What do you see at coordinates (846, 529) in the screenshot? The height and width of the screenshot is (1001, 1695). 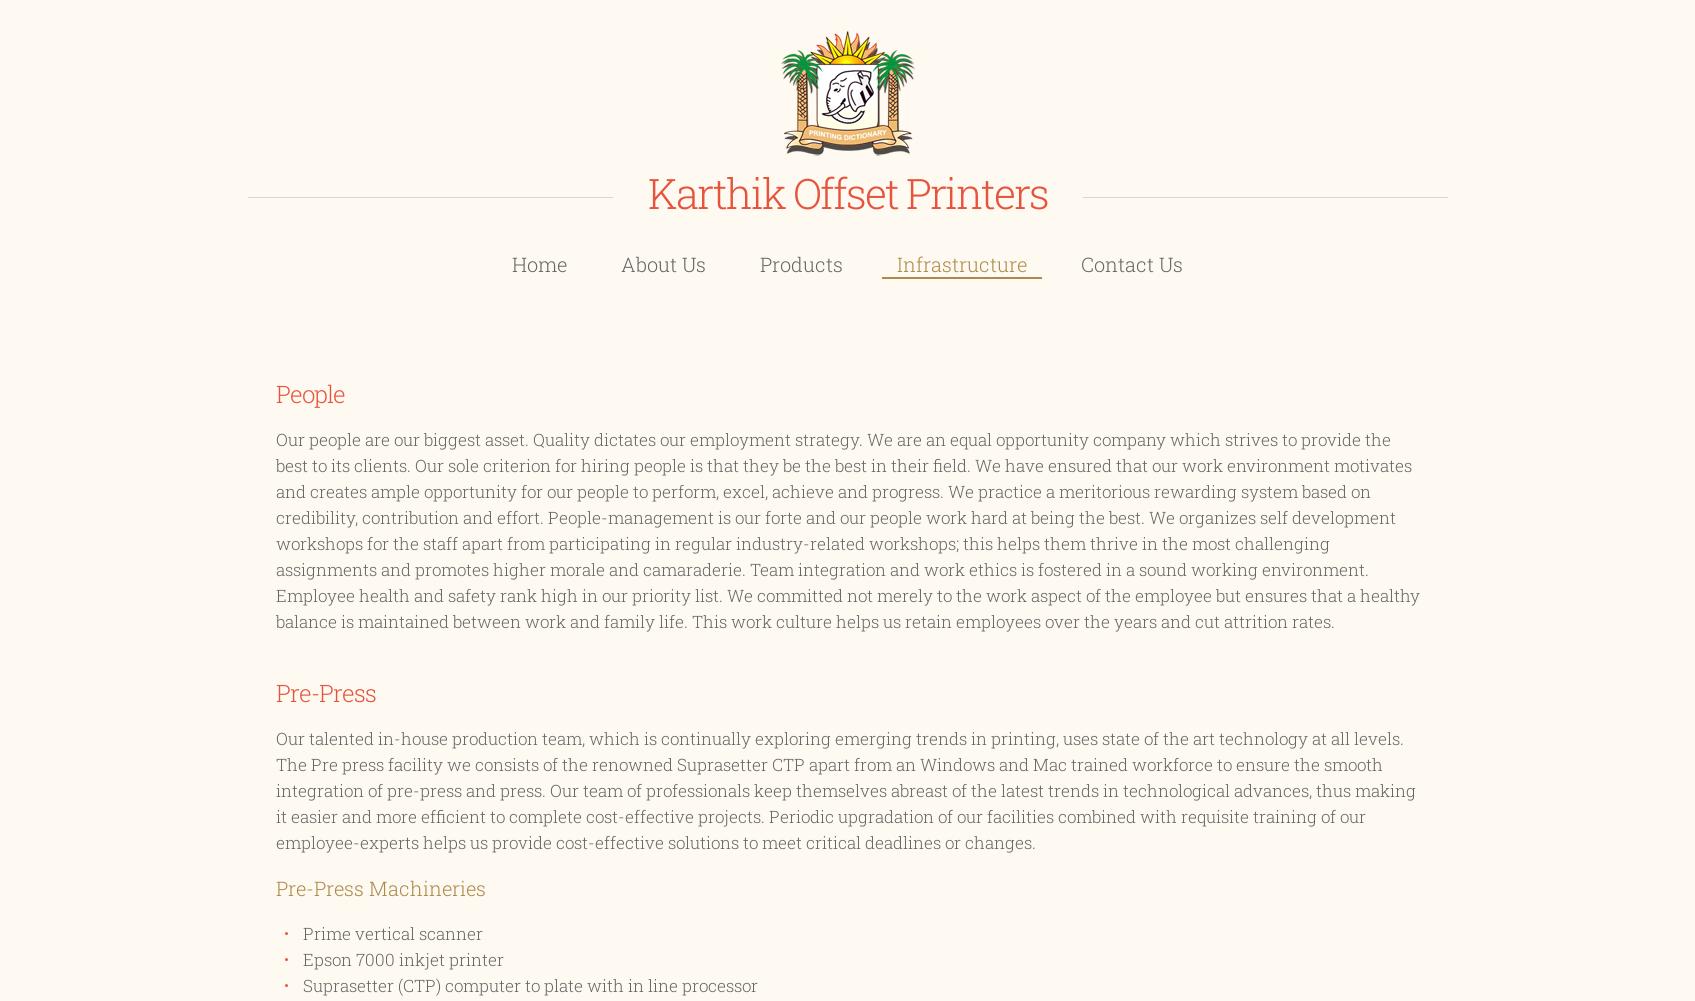 I see `'Our people are our biggest asset. Quality dictates our employment strategy. We are an equal opportunity company which strives to provide the best to its clients. Our sole criterion for hiring people is that they be the best in their field. We have ensured that our work environment motivates and creates ample opportunity for our people to perform, excel, achieve and progress. We practice a meritorious rewarding system based on credibility, contribution and effort. People-management is our forte and our people work hard at being the best. We organizes self development workshops for the staff apart from participating in regular industry-related workshops; this helps them thrive in the most challenging assignments and promotes higher morale and camaraderie. Team integration and work ethics is fostered in a sound working environment. Employee health and safety rank high in our priority list. We committed not merely to the work aspect of the employee but ensures that a healthy balance is maintained between work and family life. This work culture helps us retain employees over the years and cut attrition rates.'` at bounding box center [846, 529].